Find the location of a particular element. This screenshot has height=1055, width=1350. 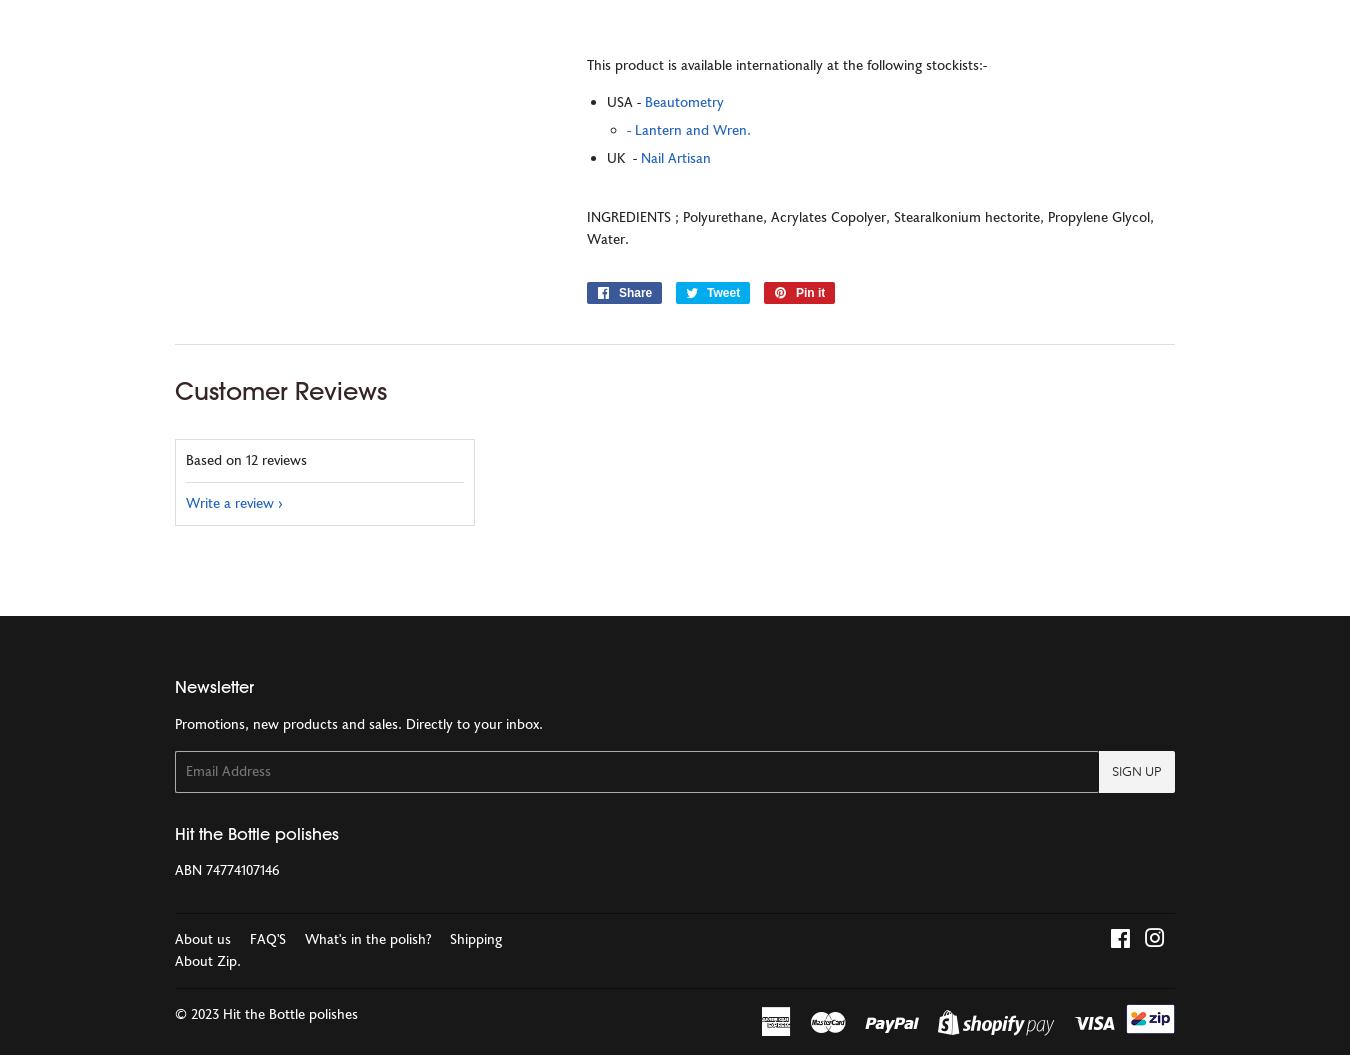

'Tweet' is located at coordinates (722, 292).